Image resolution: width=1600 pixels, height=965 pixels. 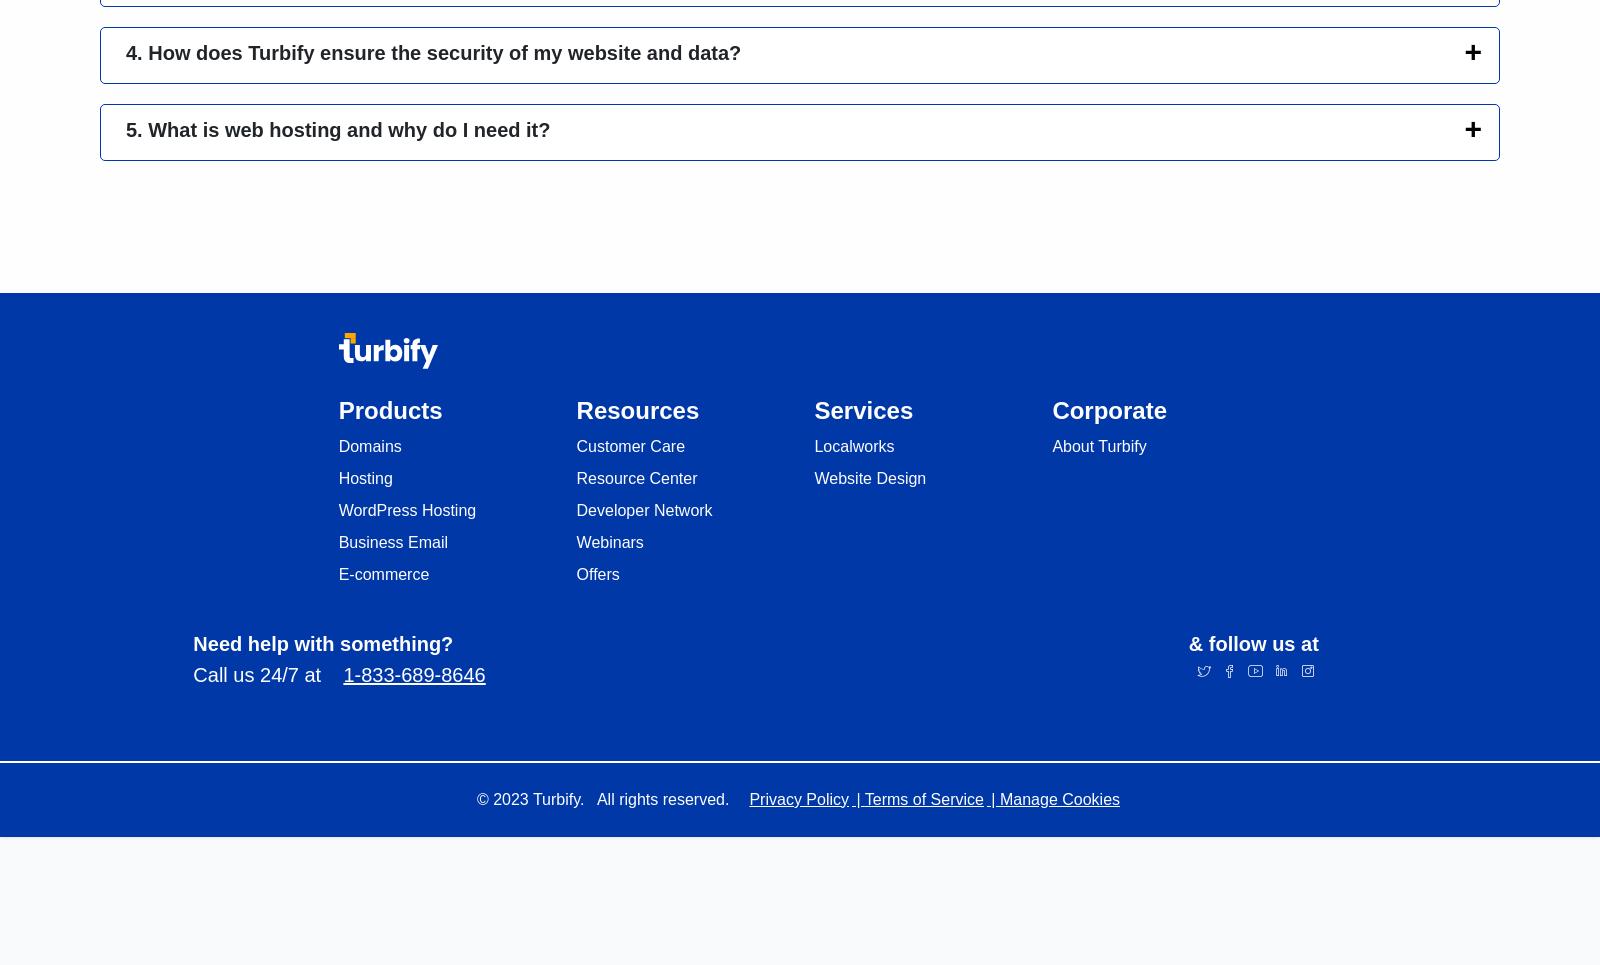 What do you see at coordinates (813, 476) in the screenshot?
I see `'Website Design'` at bounding box center [813, 476].